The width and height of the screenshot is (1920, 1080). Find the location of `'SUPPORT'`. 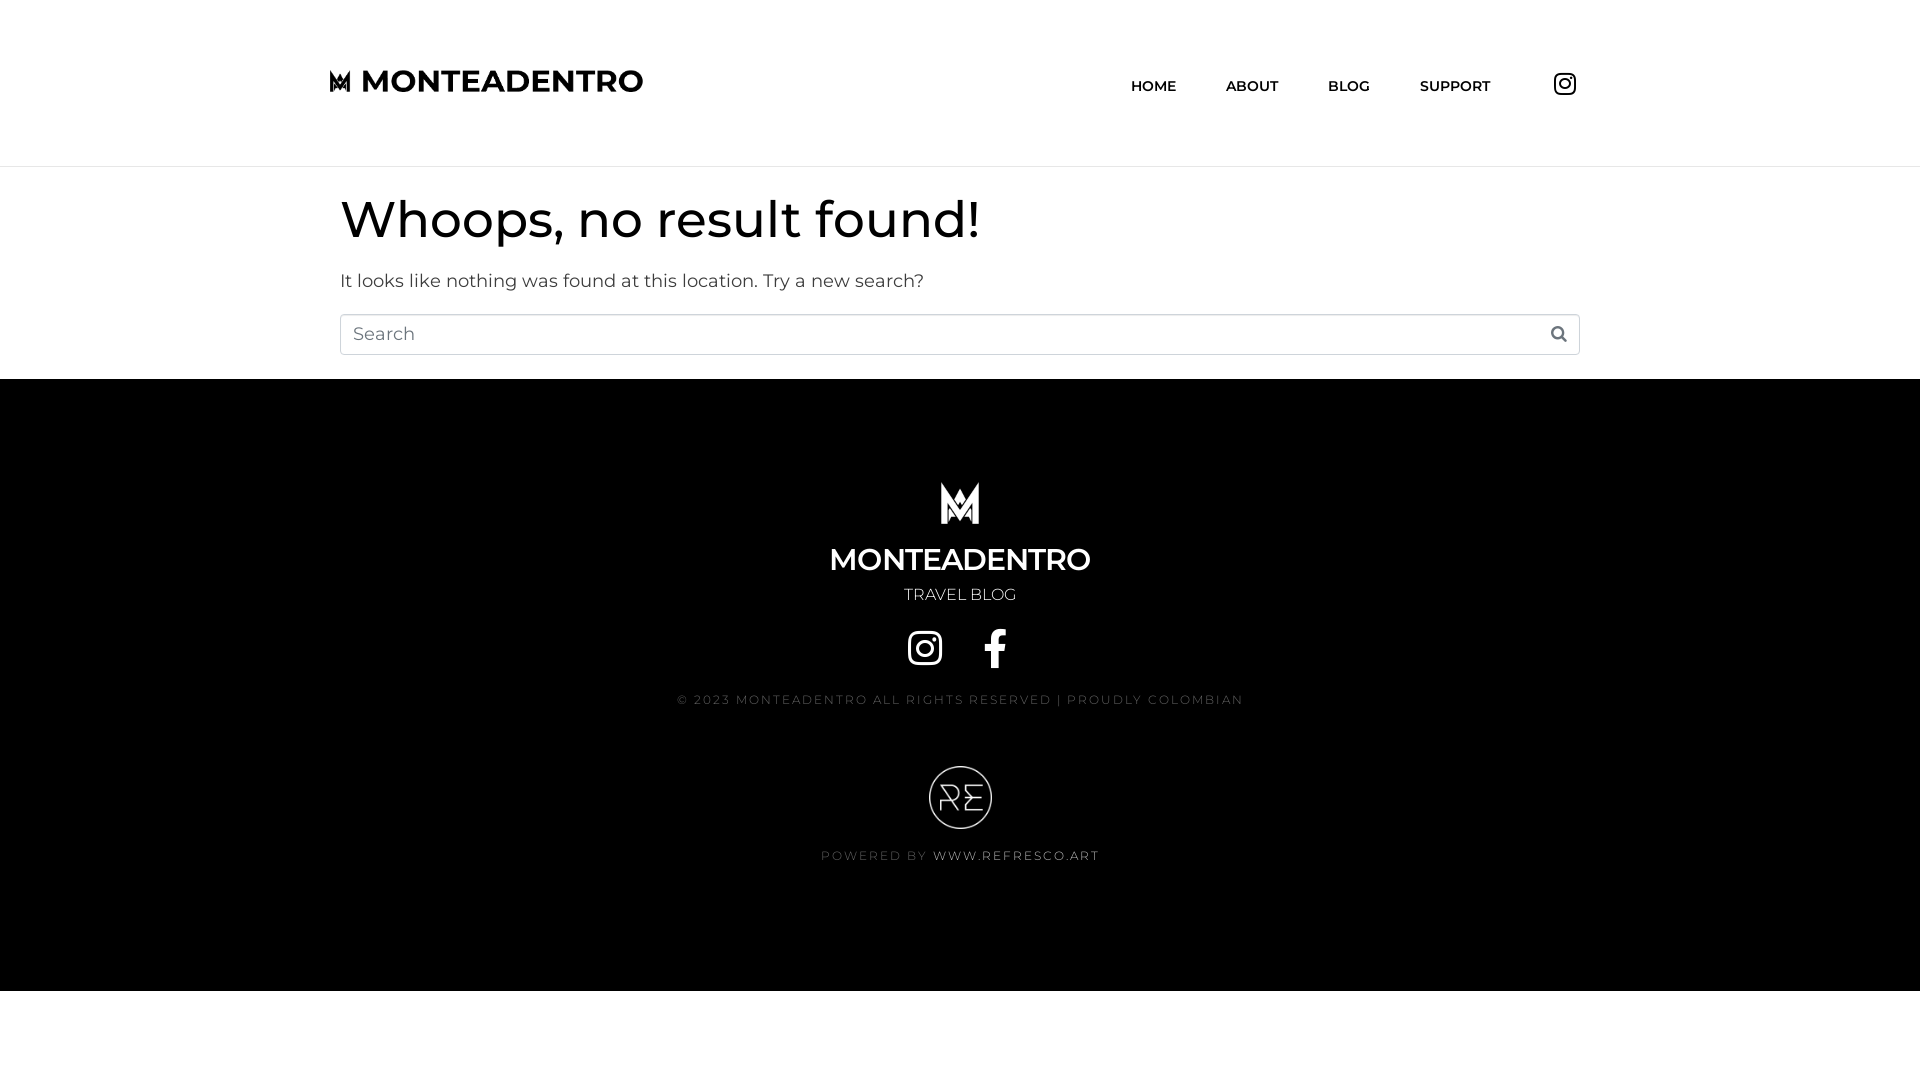

'SUPPORT' is located at coordinates (1454, 82).